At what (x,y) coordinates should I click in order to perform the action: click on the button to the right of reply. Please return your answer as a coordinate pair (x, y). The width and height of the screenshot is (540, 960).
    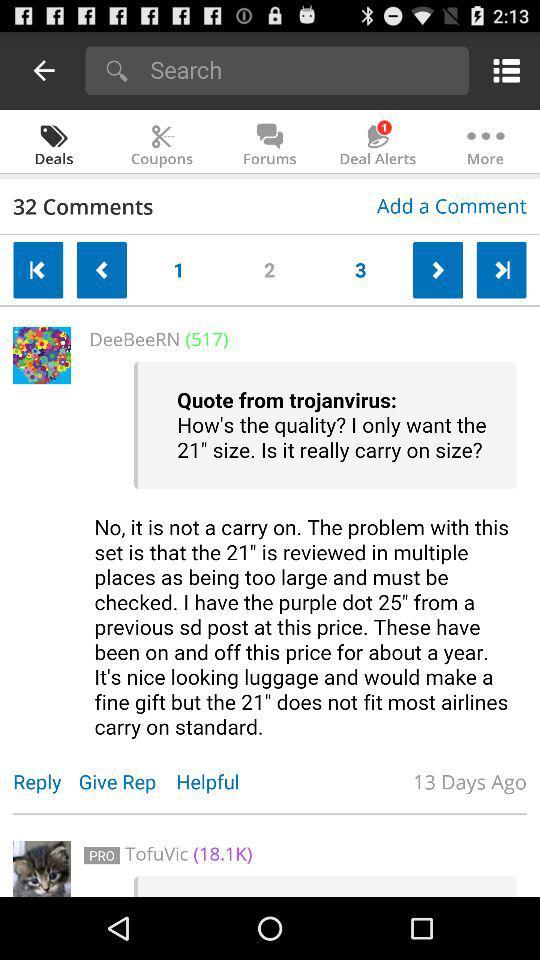
    Looking at the image, I should click on (127, 781).